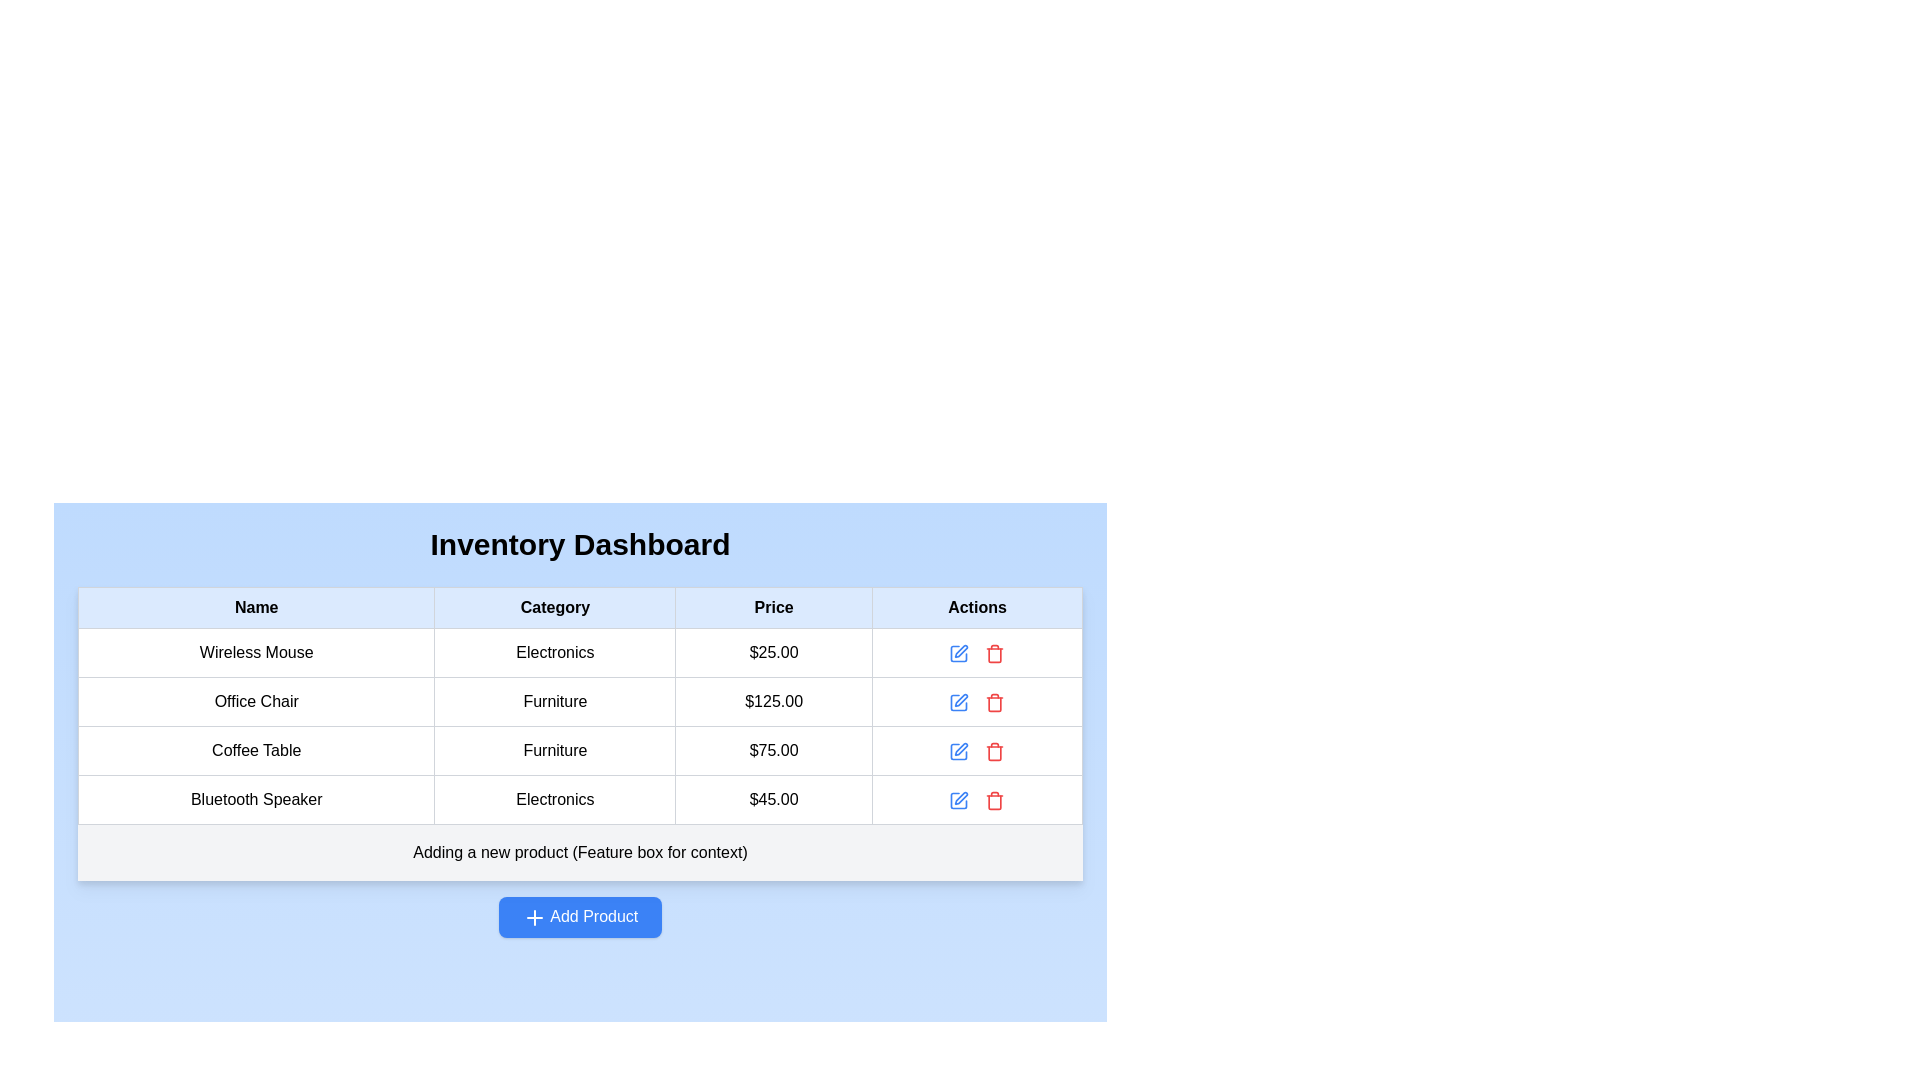 This screenshot has height=1080, width=1920. I want to click on the 'Add Product' button with a blue background and white text, so click(579, 917).